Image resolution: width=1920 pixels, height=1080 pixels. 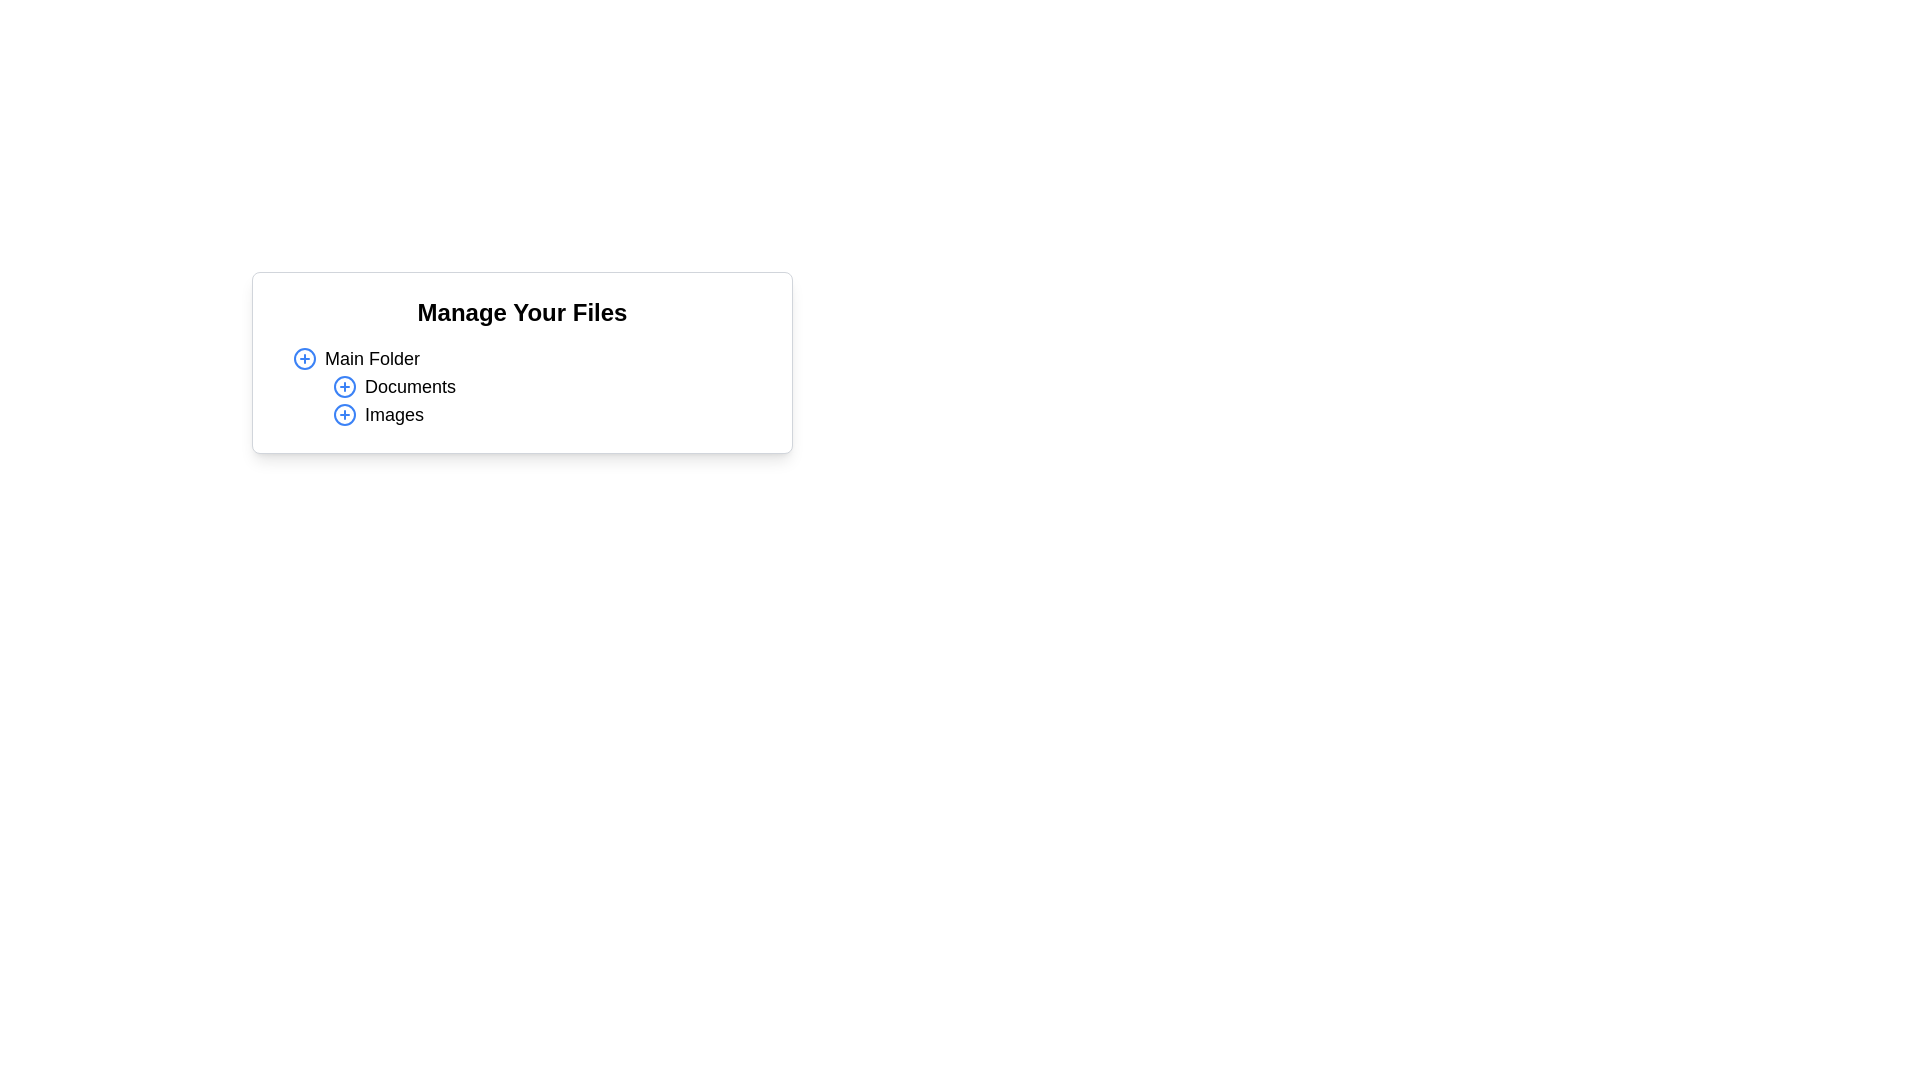 What do you see at coordinates (345, 414) in the screenshot?
I see `the circular 'circle-plus' icon located next to the 'Images' label in the 'Manage Your Files' panel, which is the third element in the list` at bounding box center [345, 414].